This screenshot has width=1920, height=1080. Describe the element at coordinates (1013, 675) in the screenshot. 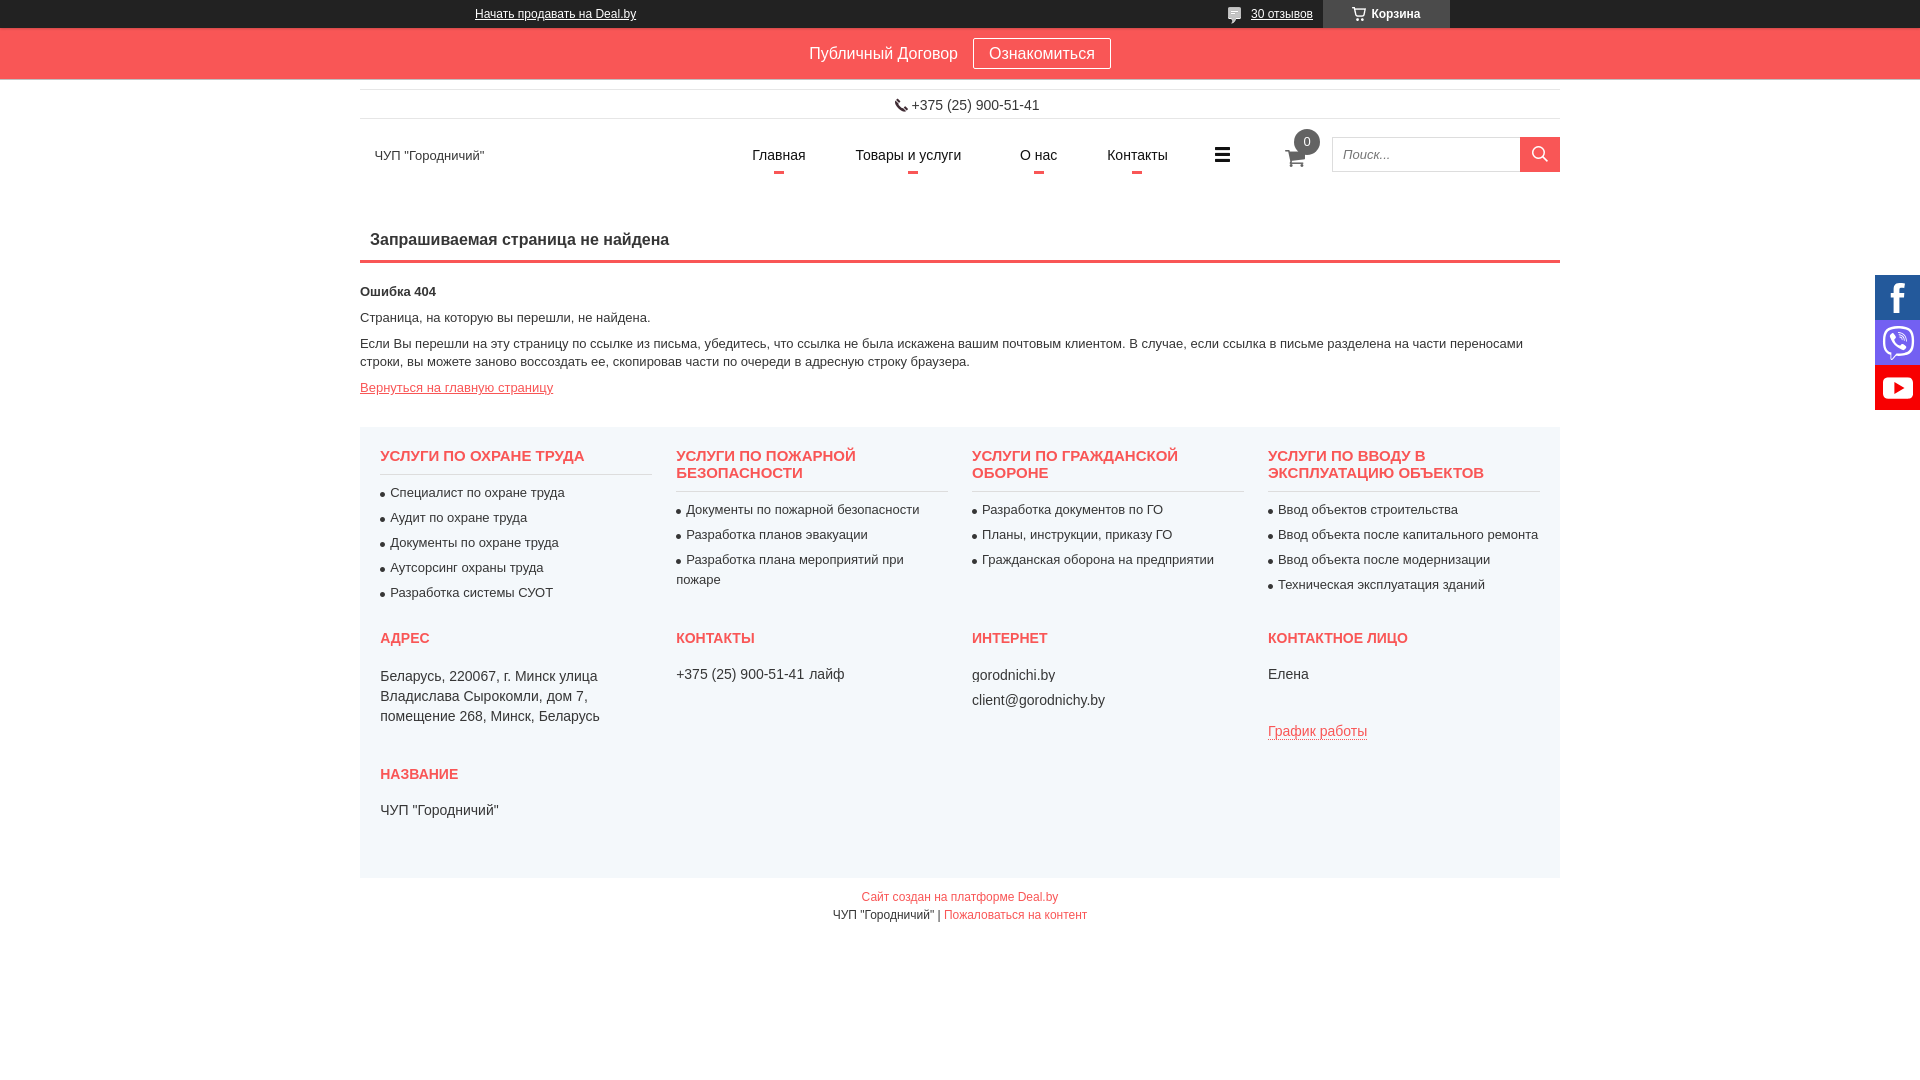

I see `'gorodnichi.by'` at that location.